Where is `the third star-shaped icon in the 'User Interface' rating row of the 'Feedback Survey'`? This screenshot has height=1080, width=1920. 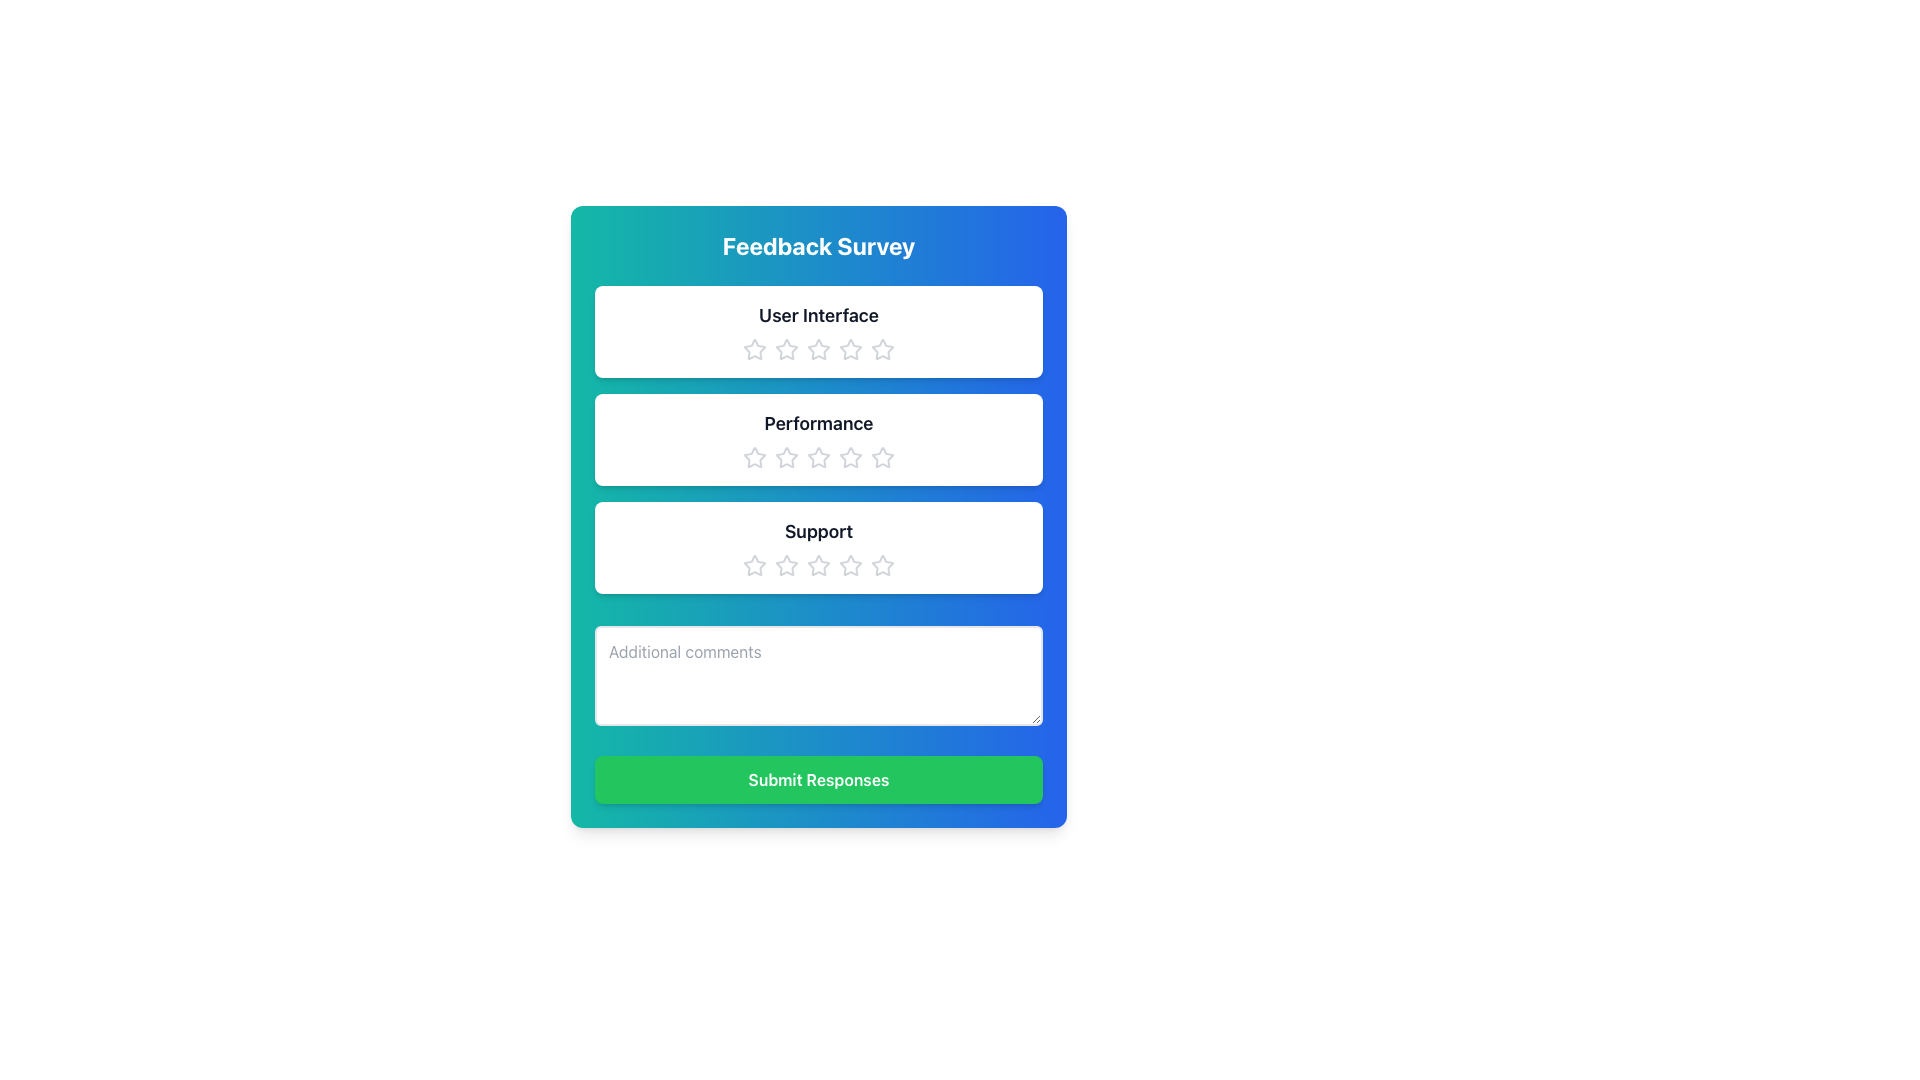
the third star-shaped icon in the 'User Interface' rating row of the 'Feedback Survey' is located at coordinates (819, 348).